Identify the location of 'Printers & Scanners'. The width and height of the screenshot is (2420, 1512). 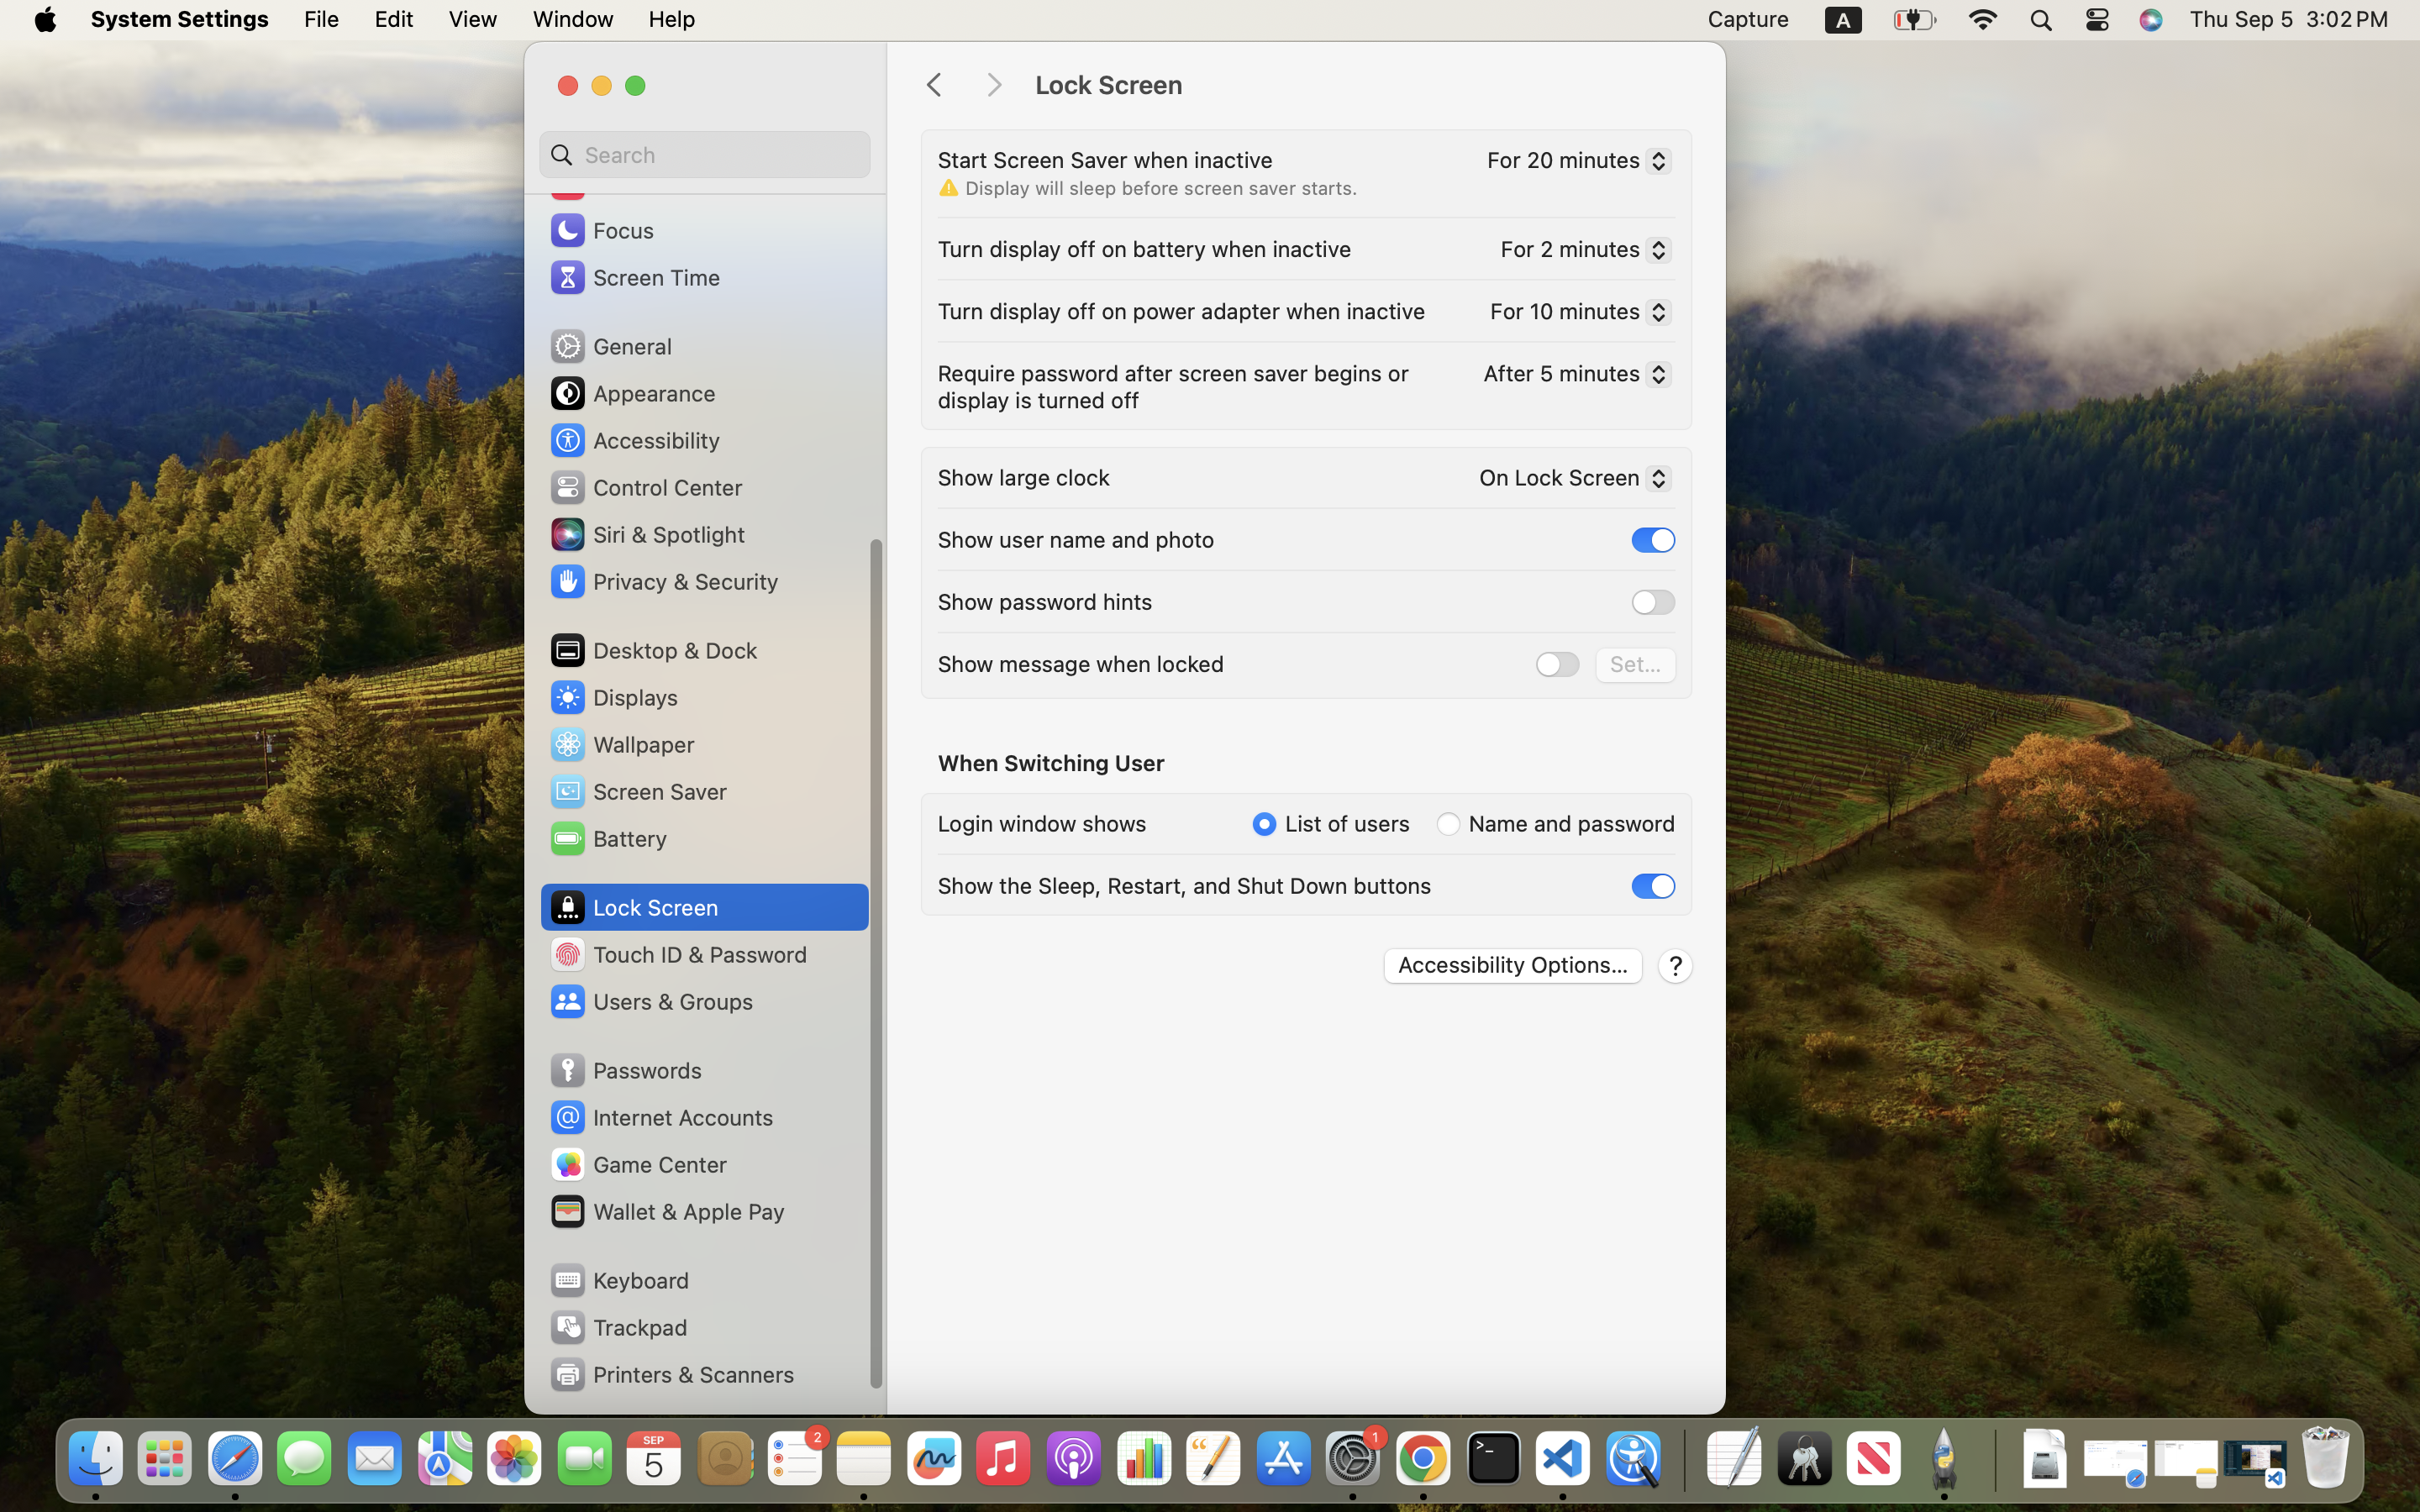
(671, 1373).